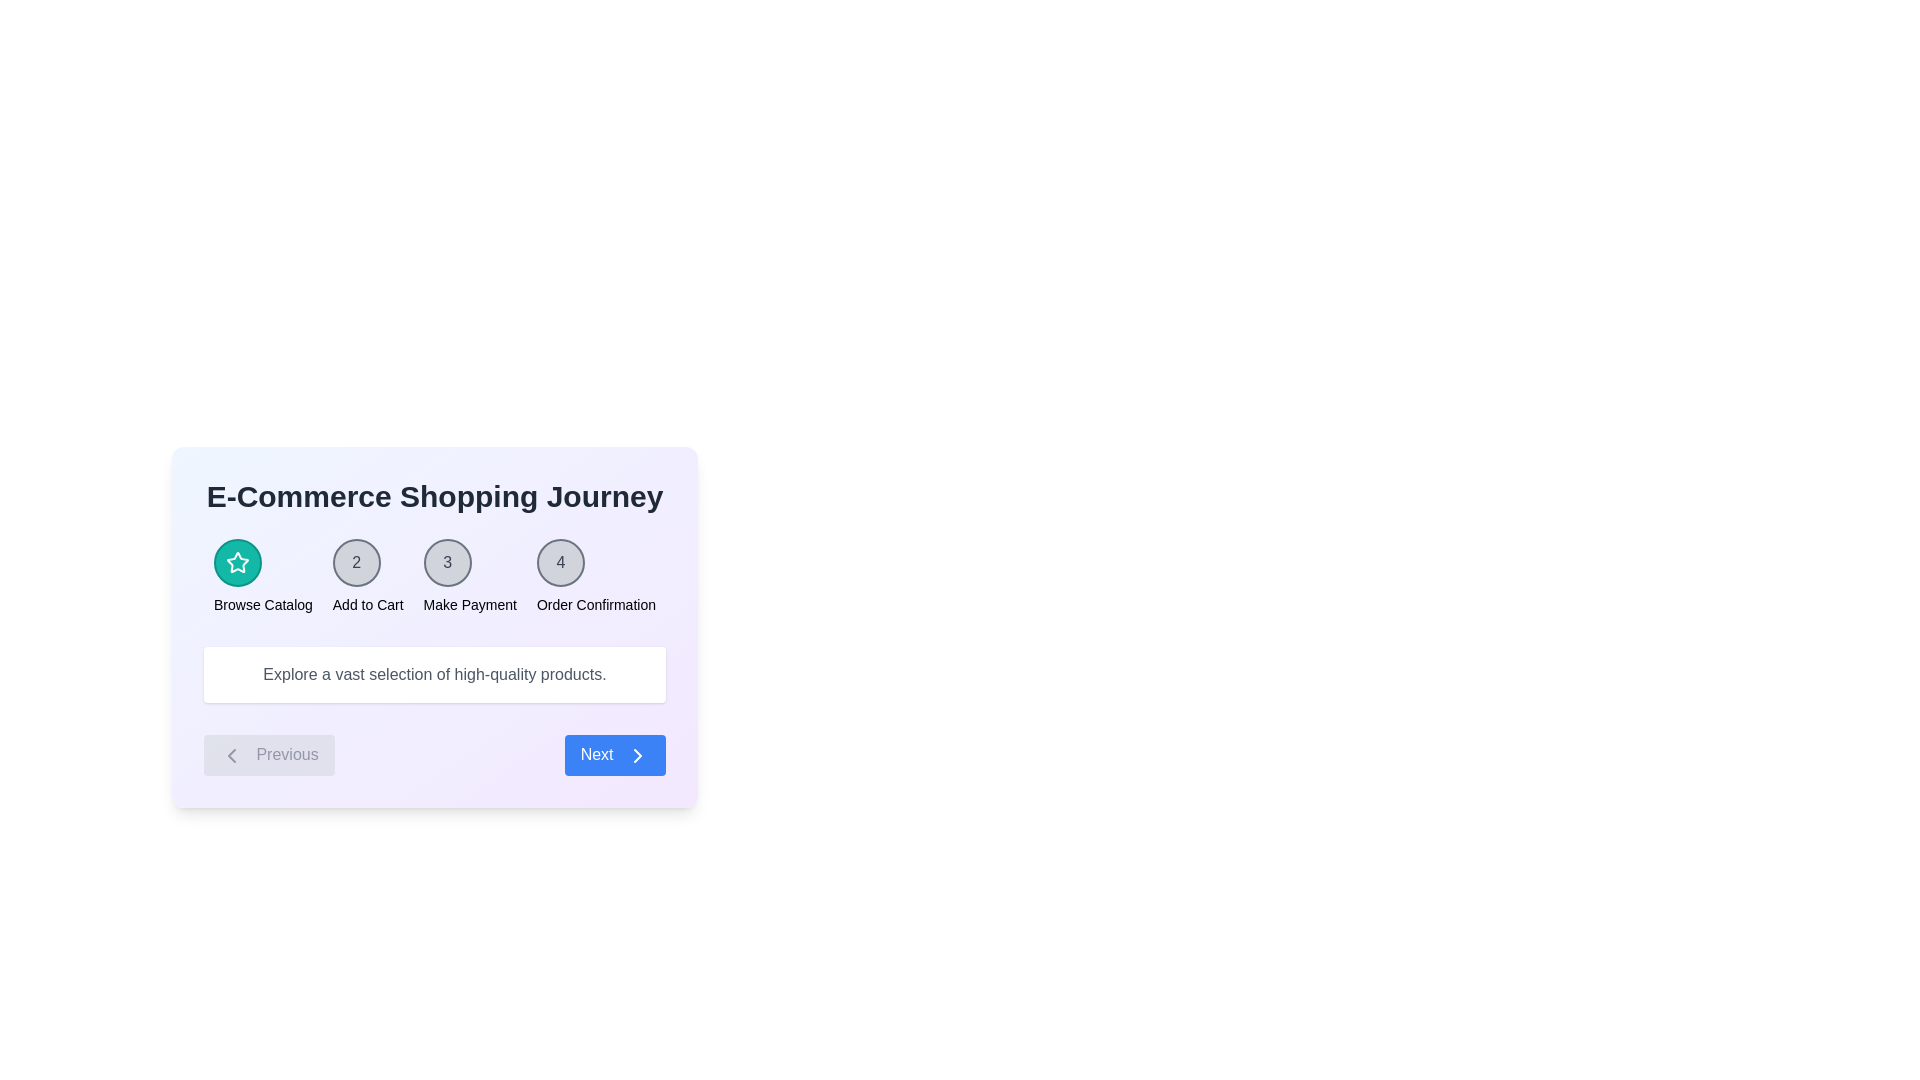 The image size is (1920, 1080). I want to click on the text content of the Text and Icon Indicator that shows the number '3' and the text 'Make Payment', so click(469, 577).